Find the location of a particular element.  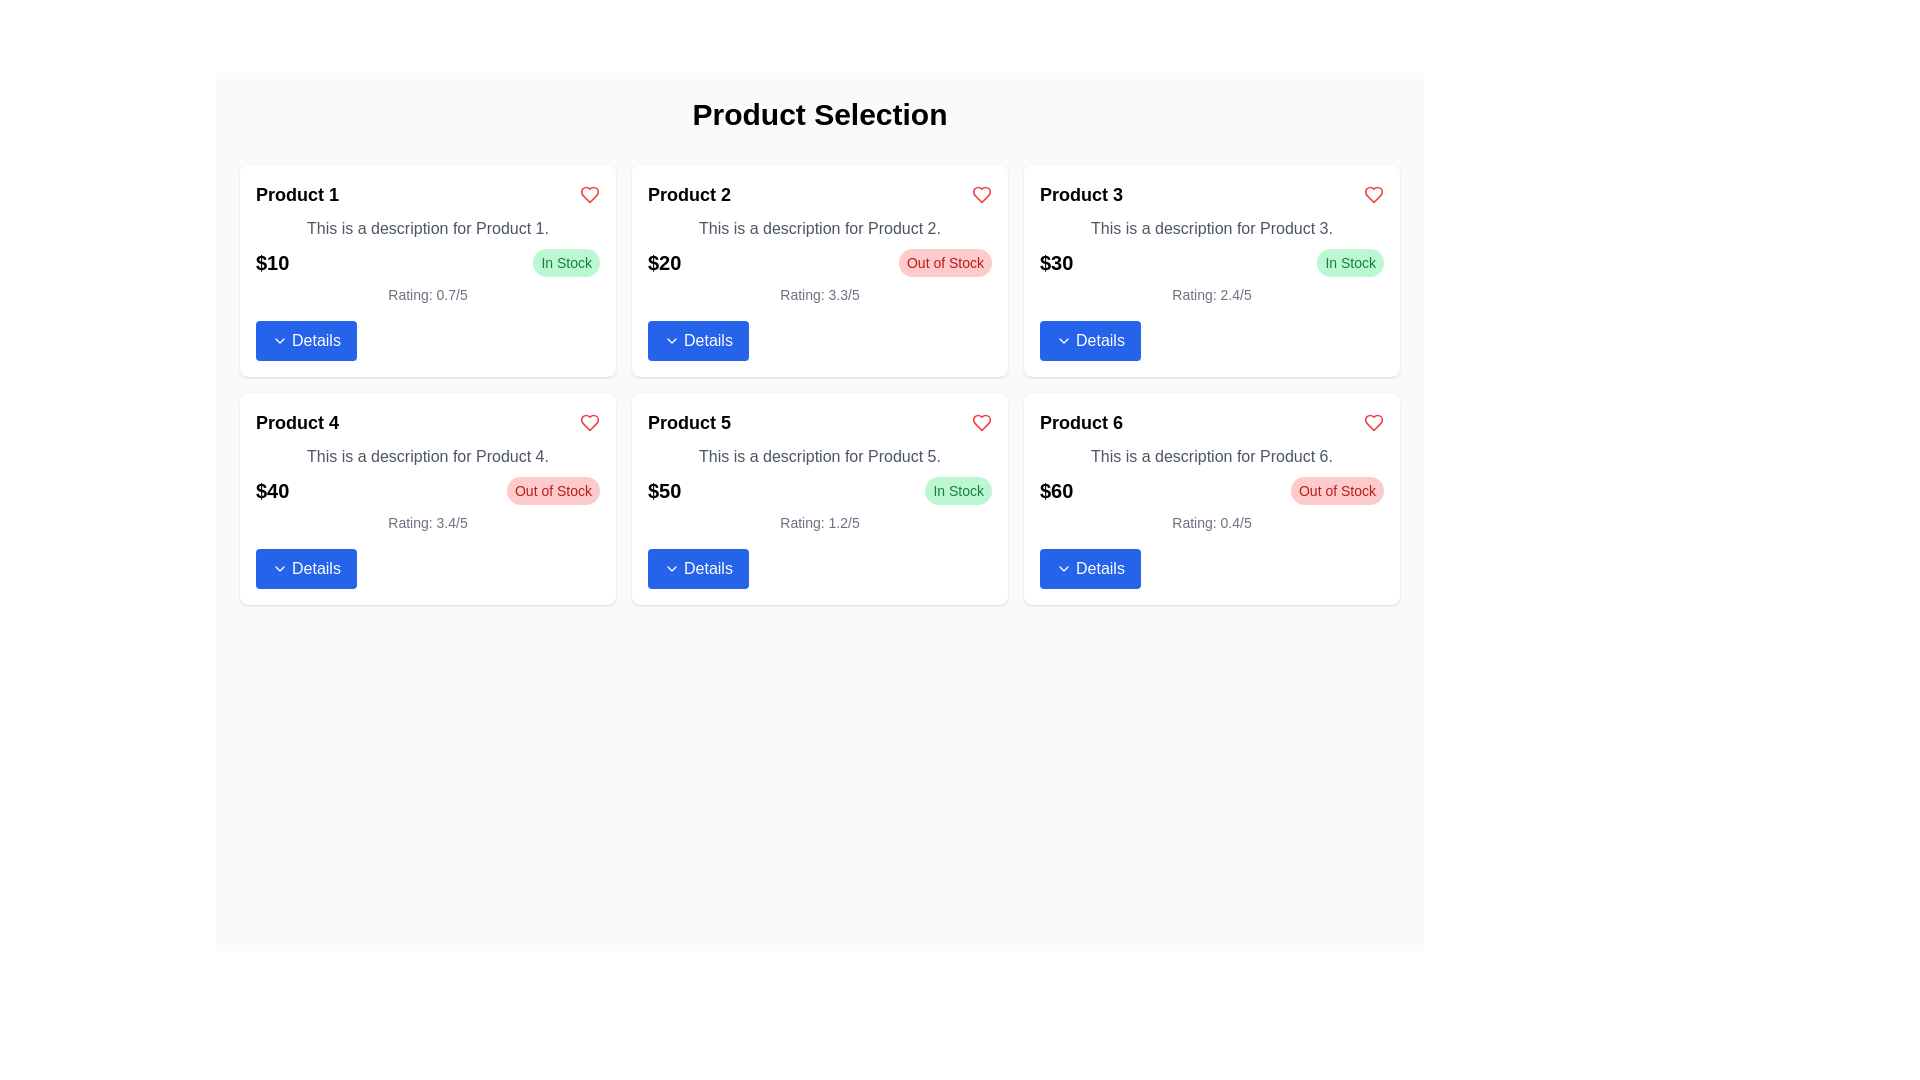

the heart-shaped icon button in the top-right corner of the 'Product 2' card is located at coordinates (982, 195).